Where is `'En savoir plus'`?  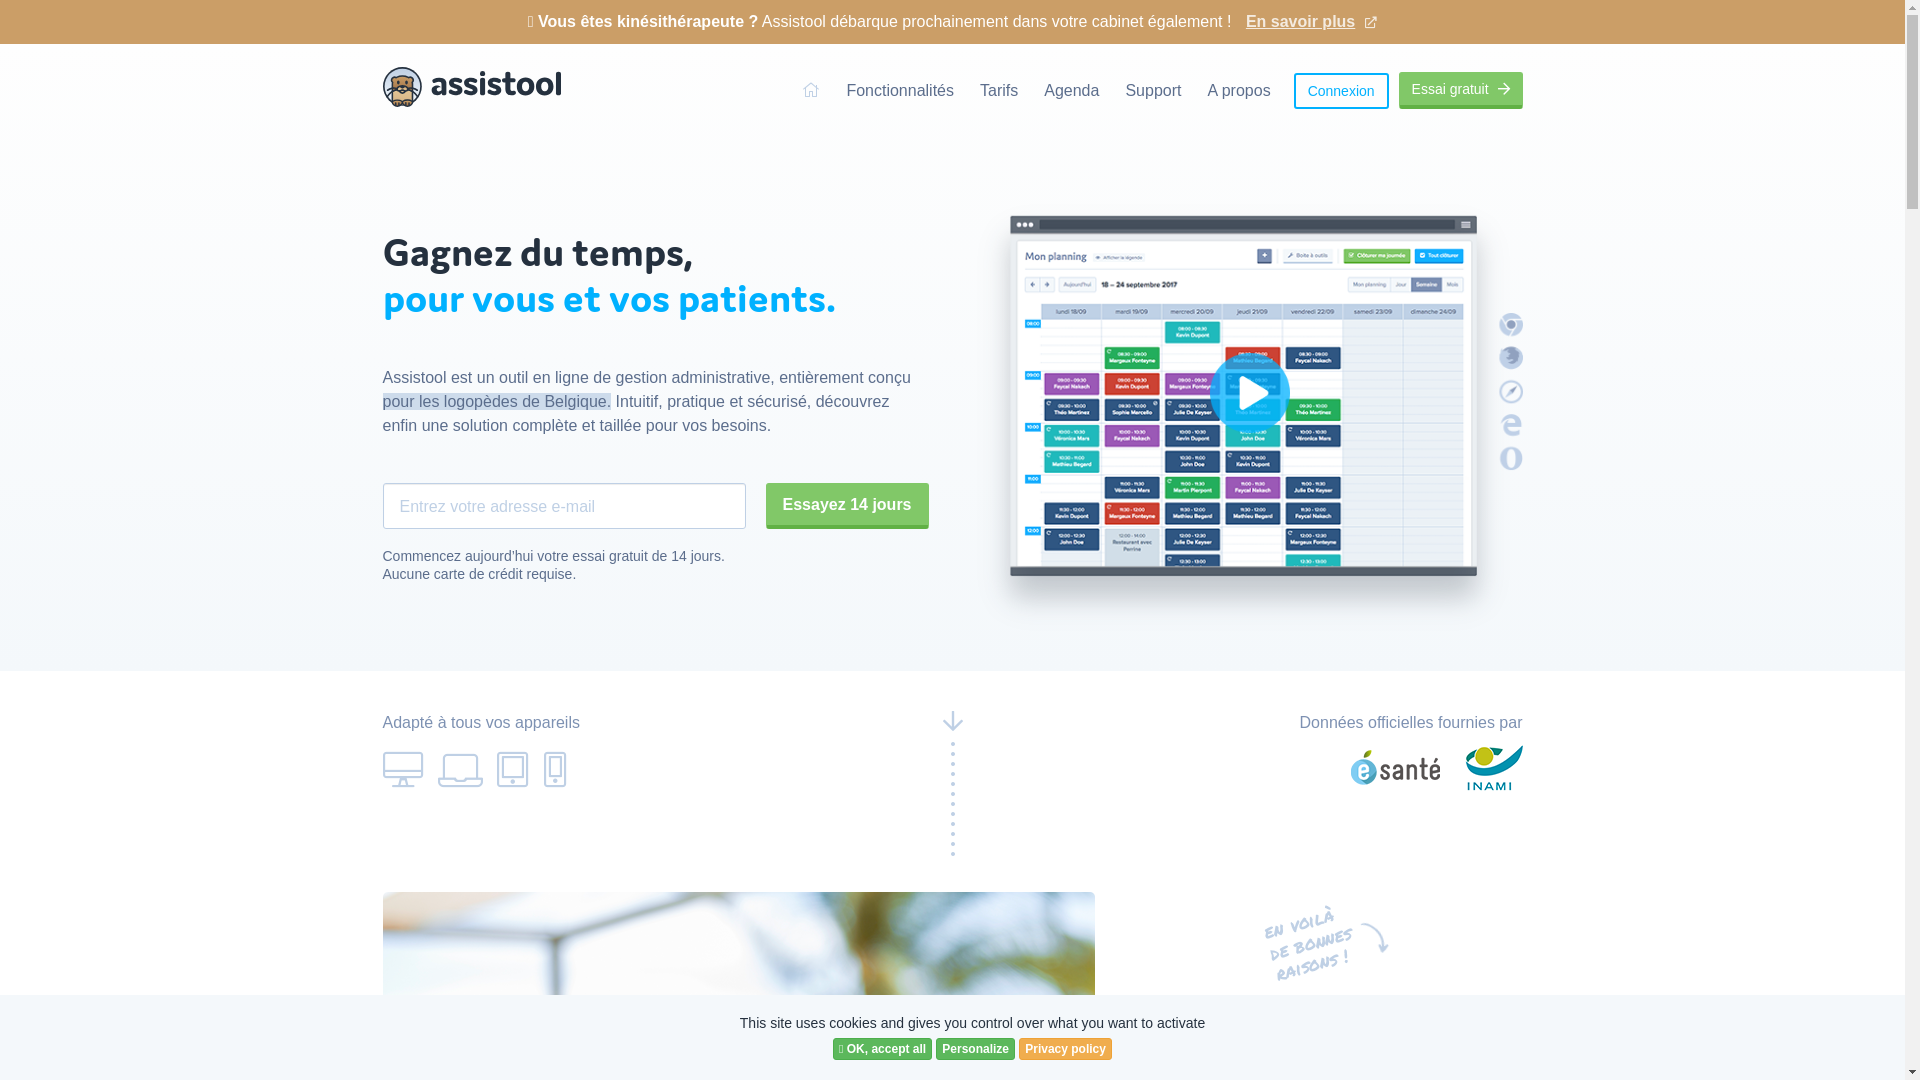
'En savoir plus' is located at coordinates (1311, 13).